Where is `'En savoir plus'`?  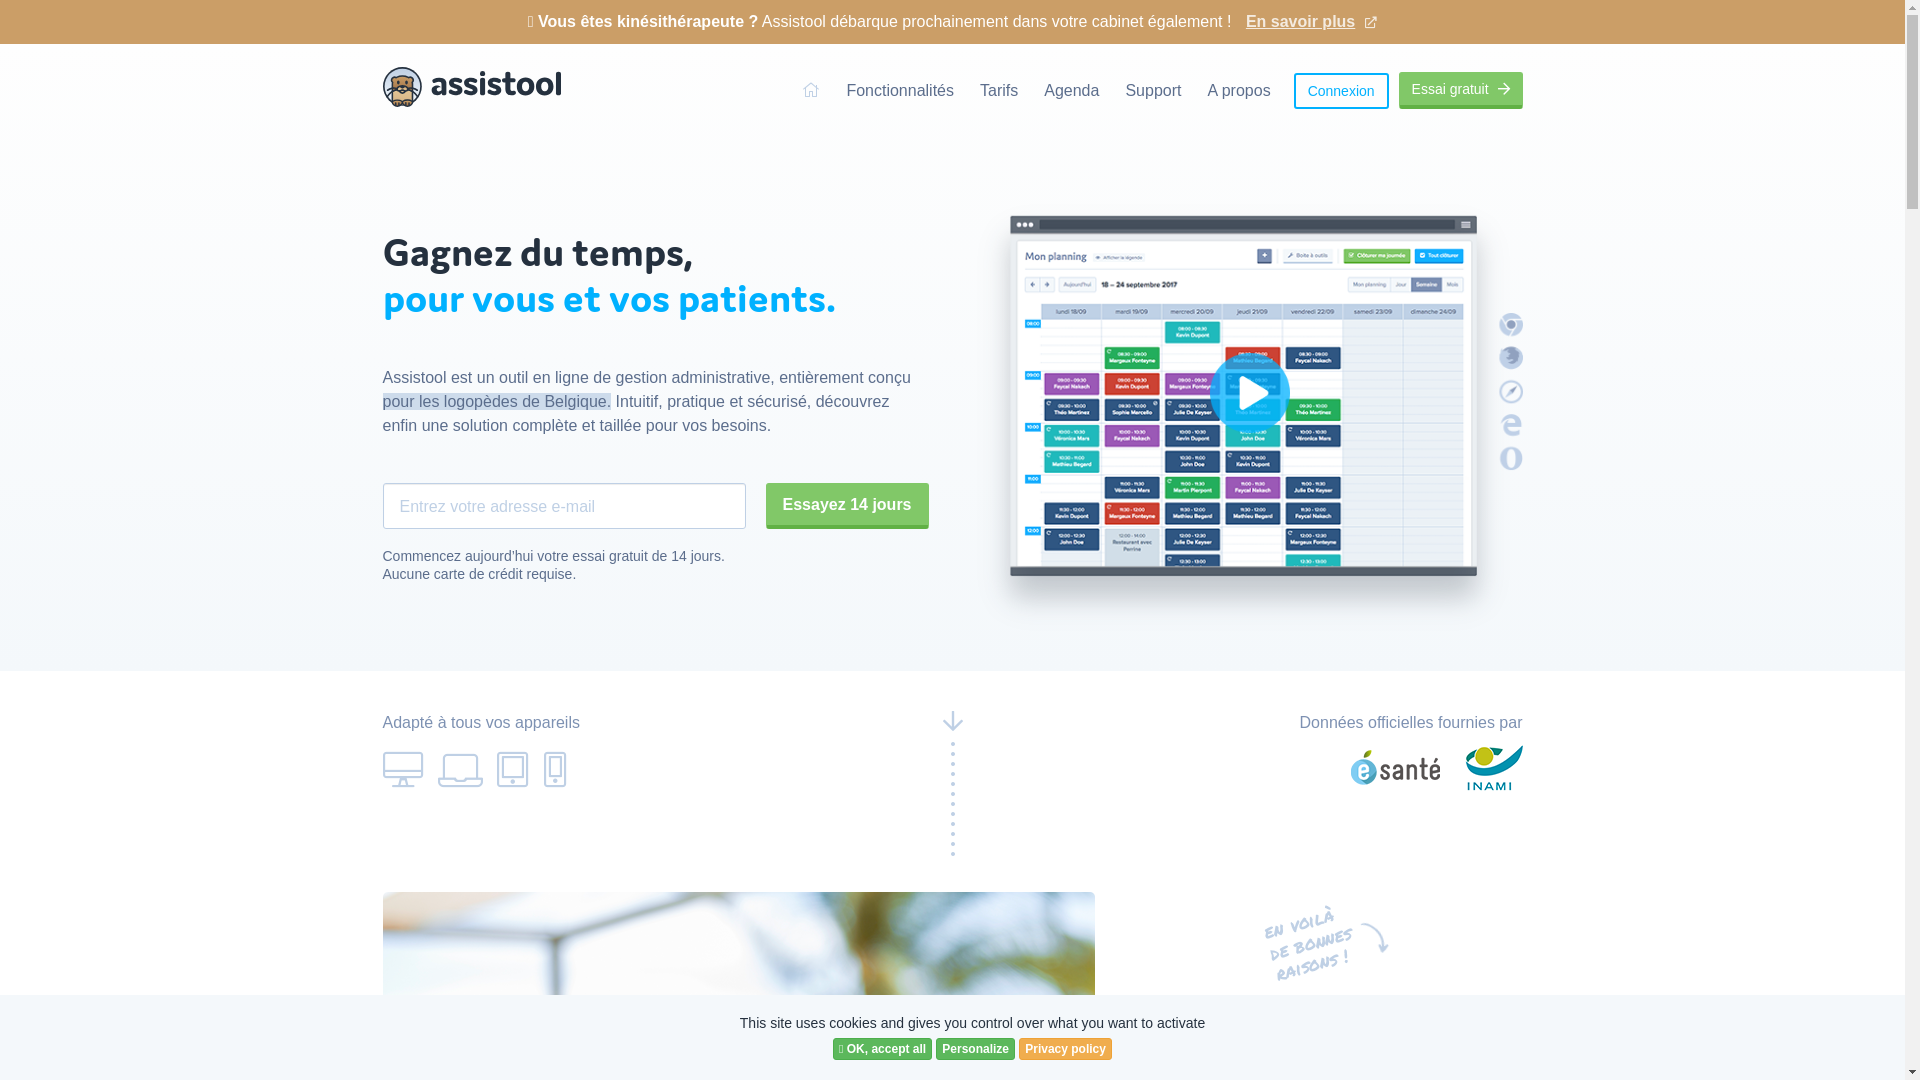
'En savoir plus' is located at coordinates (1311, 13).